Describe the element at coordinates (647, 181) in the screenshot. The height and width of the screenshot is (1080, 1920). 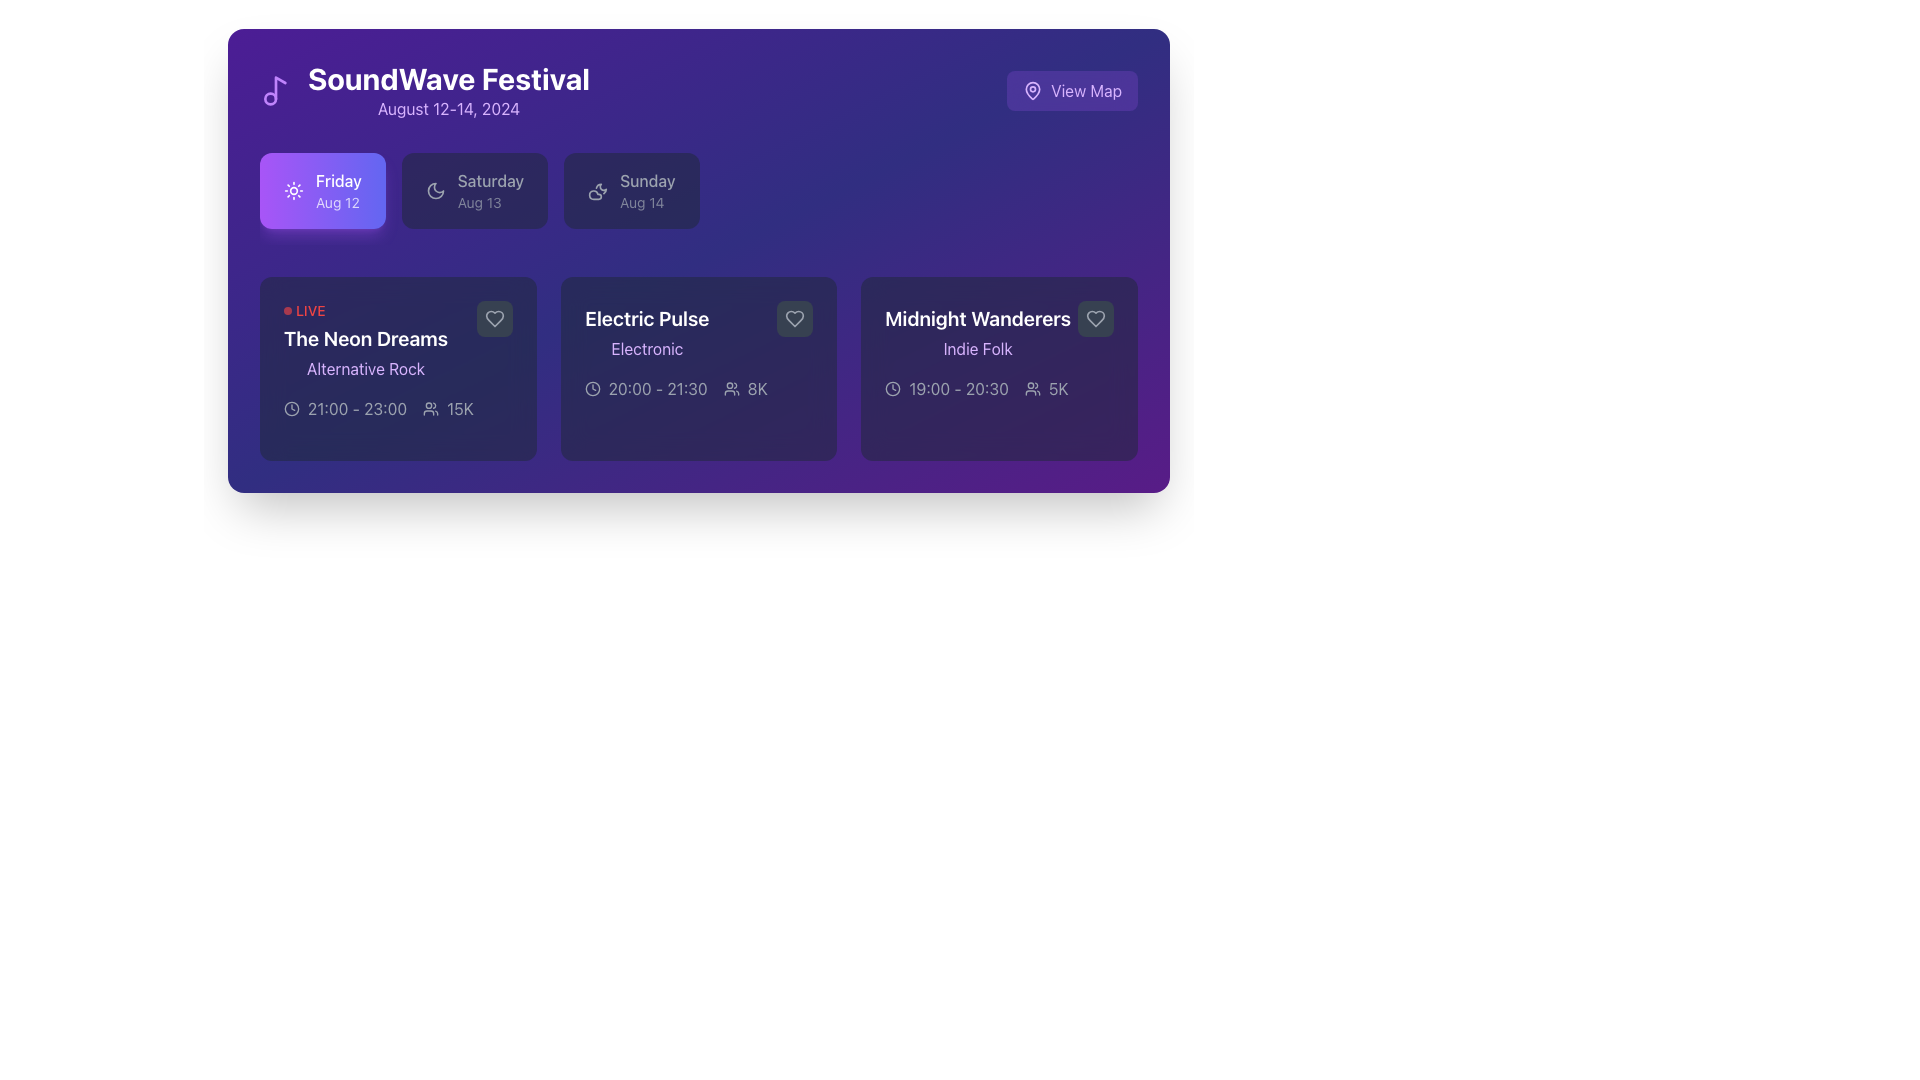
I see `the text label displaying 'Sunday', which is the first text element in the rightmost tab of the date-related tabs in the event selection interface` at that location.